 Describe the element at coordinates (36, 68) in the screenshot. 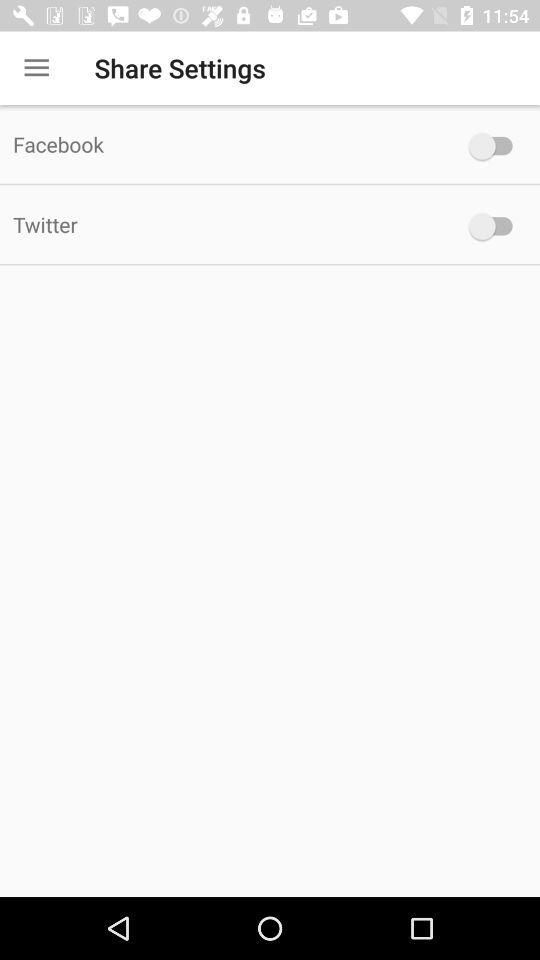

I see `the item above the facebook` at that location.